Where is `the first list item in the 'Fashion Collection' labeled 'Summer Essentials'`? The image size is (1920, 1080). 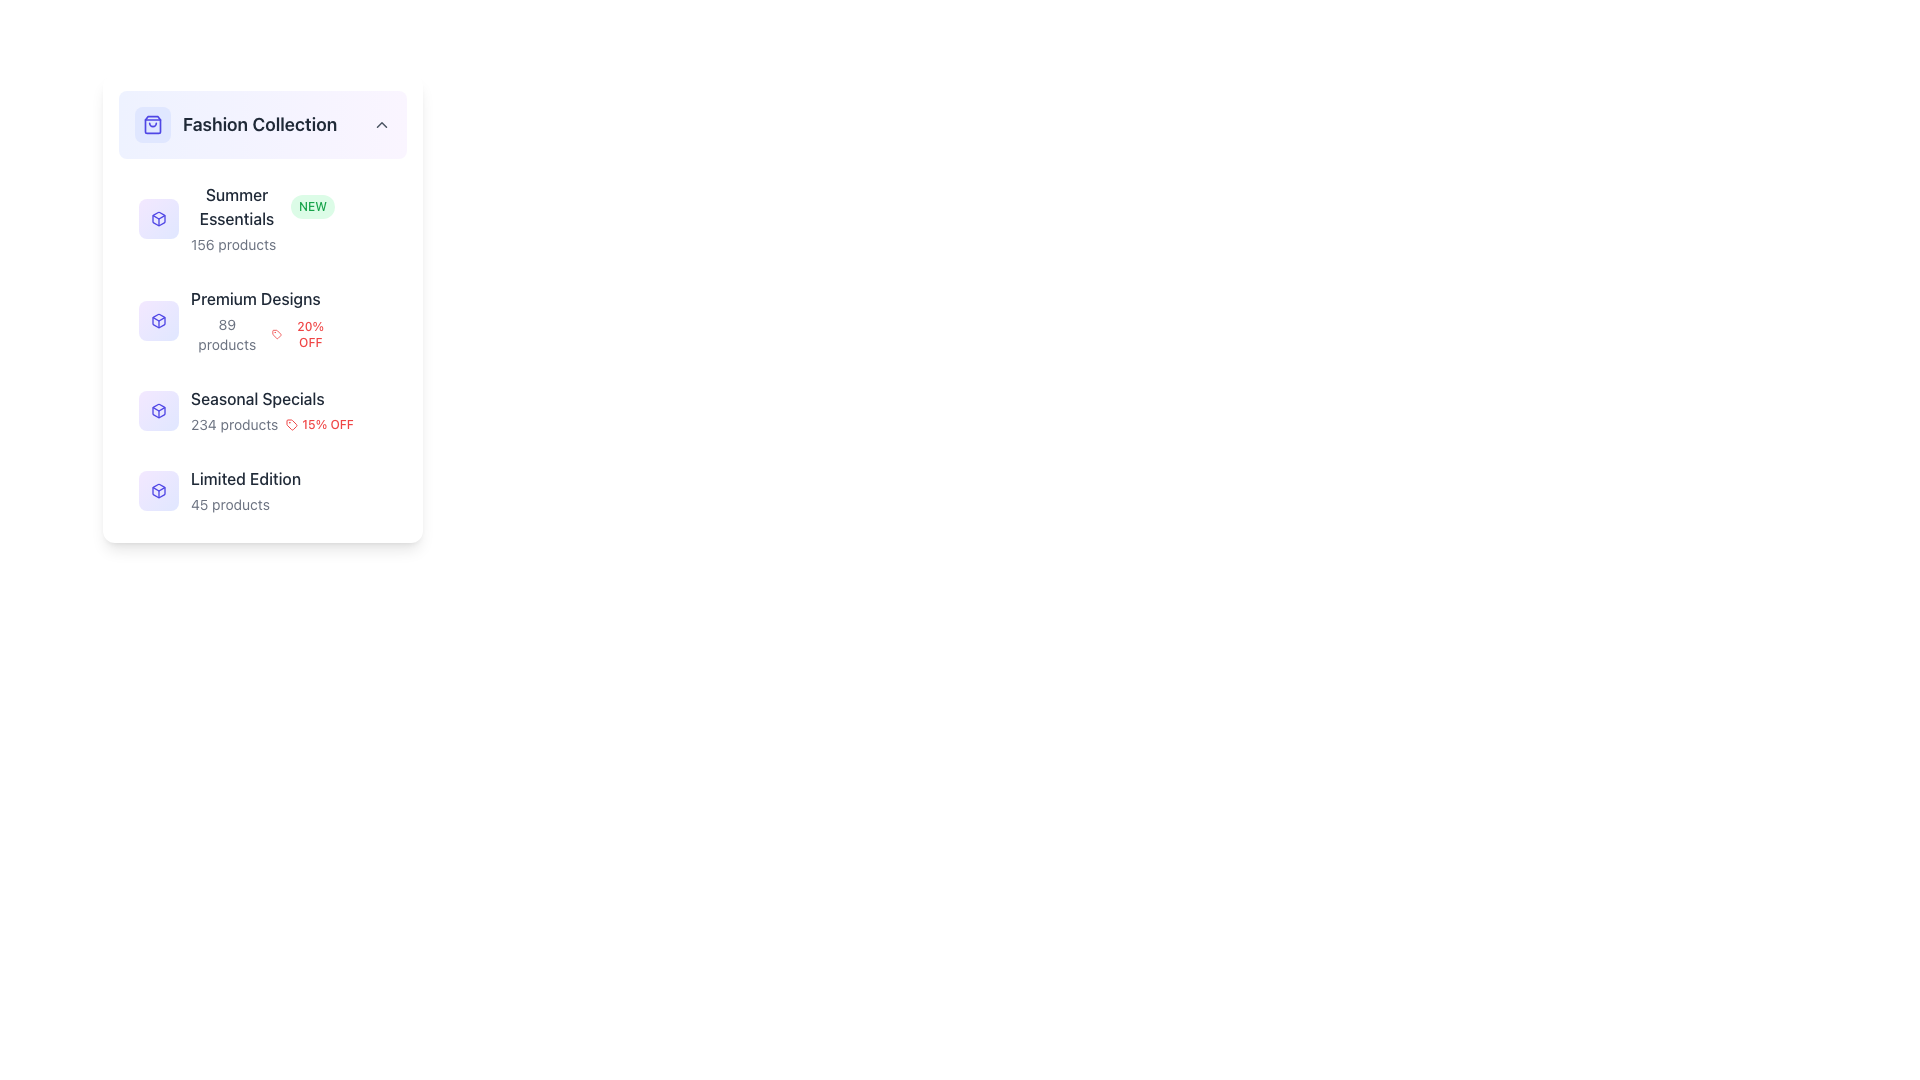 the first list item in the 'Fashion Collection' labeled 'Summer Essentials' is located at coordinates (266, 219).